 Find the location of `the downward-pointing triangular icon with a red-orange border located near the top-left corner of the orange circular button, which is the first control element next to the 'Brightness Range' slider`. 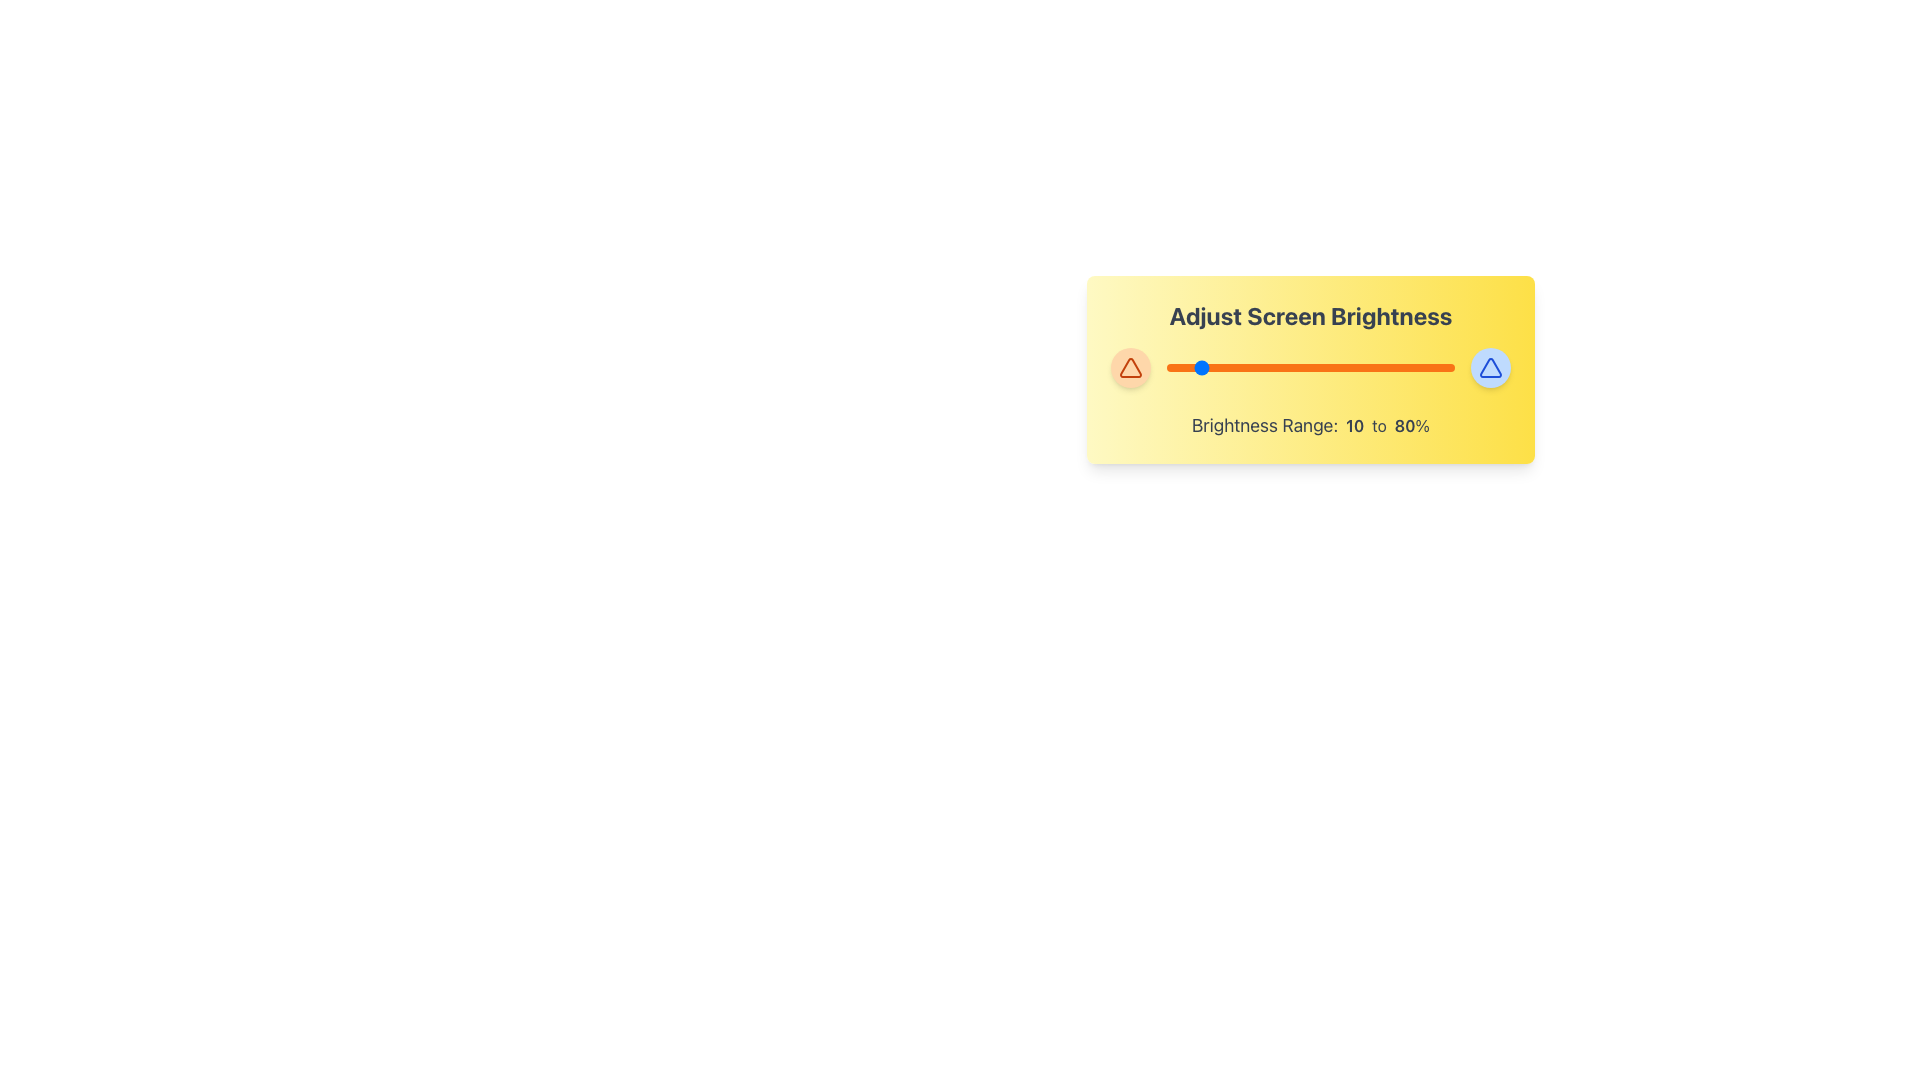

the downward-pointing triangular icon with a red-orange border located near the top-left corner of the orange circular button, which is the first control element next to the 'Brightness Range' slider is located at coordinates (1131, 367).